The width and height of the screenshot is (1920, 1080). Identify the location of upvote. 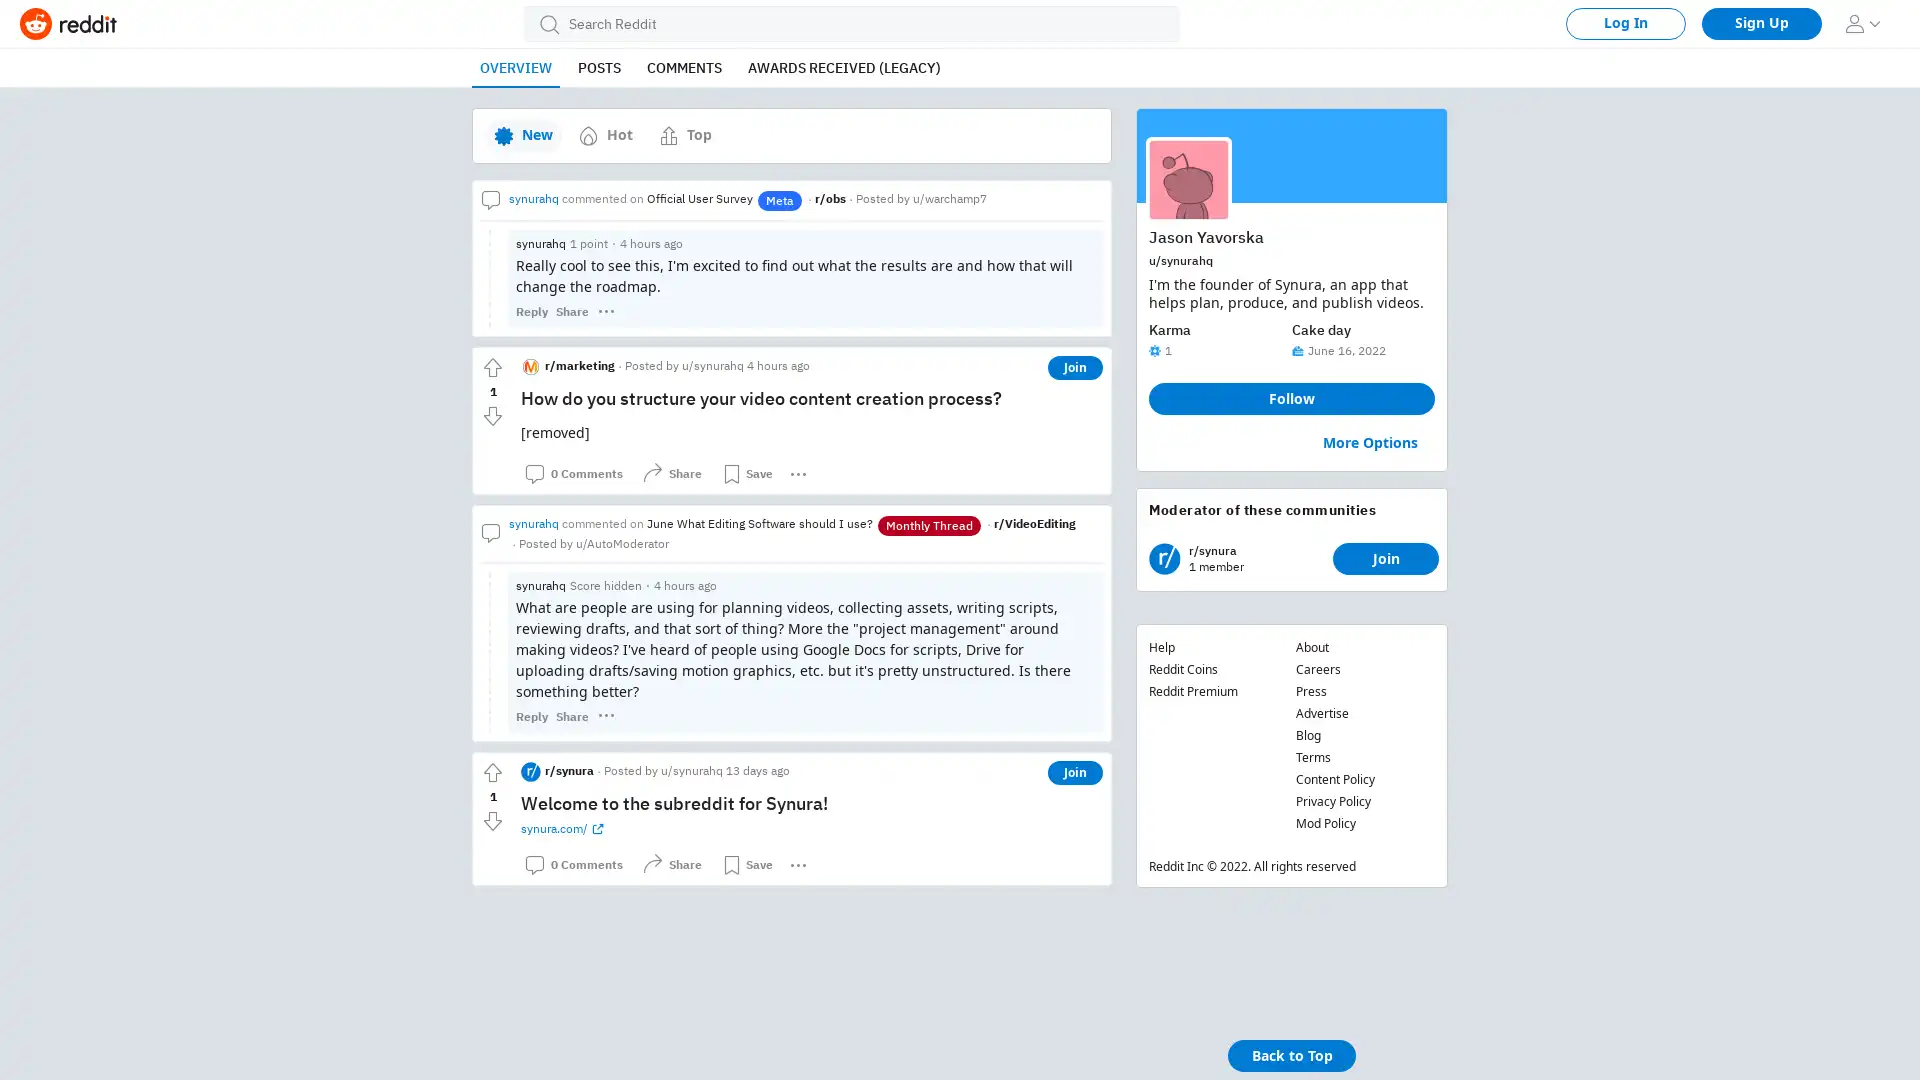
(493, 770).